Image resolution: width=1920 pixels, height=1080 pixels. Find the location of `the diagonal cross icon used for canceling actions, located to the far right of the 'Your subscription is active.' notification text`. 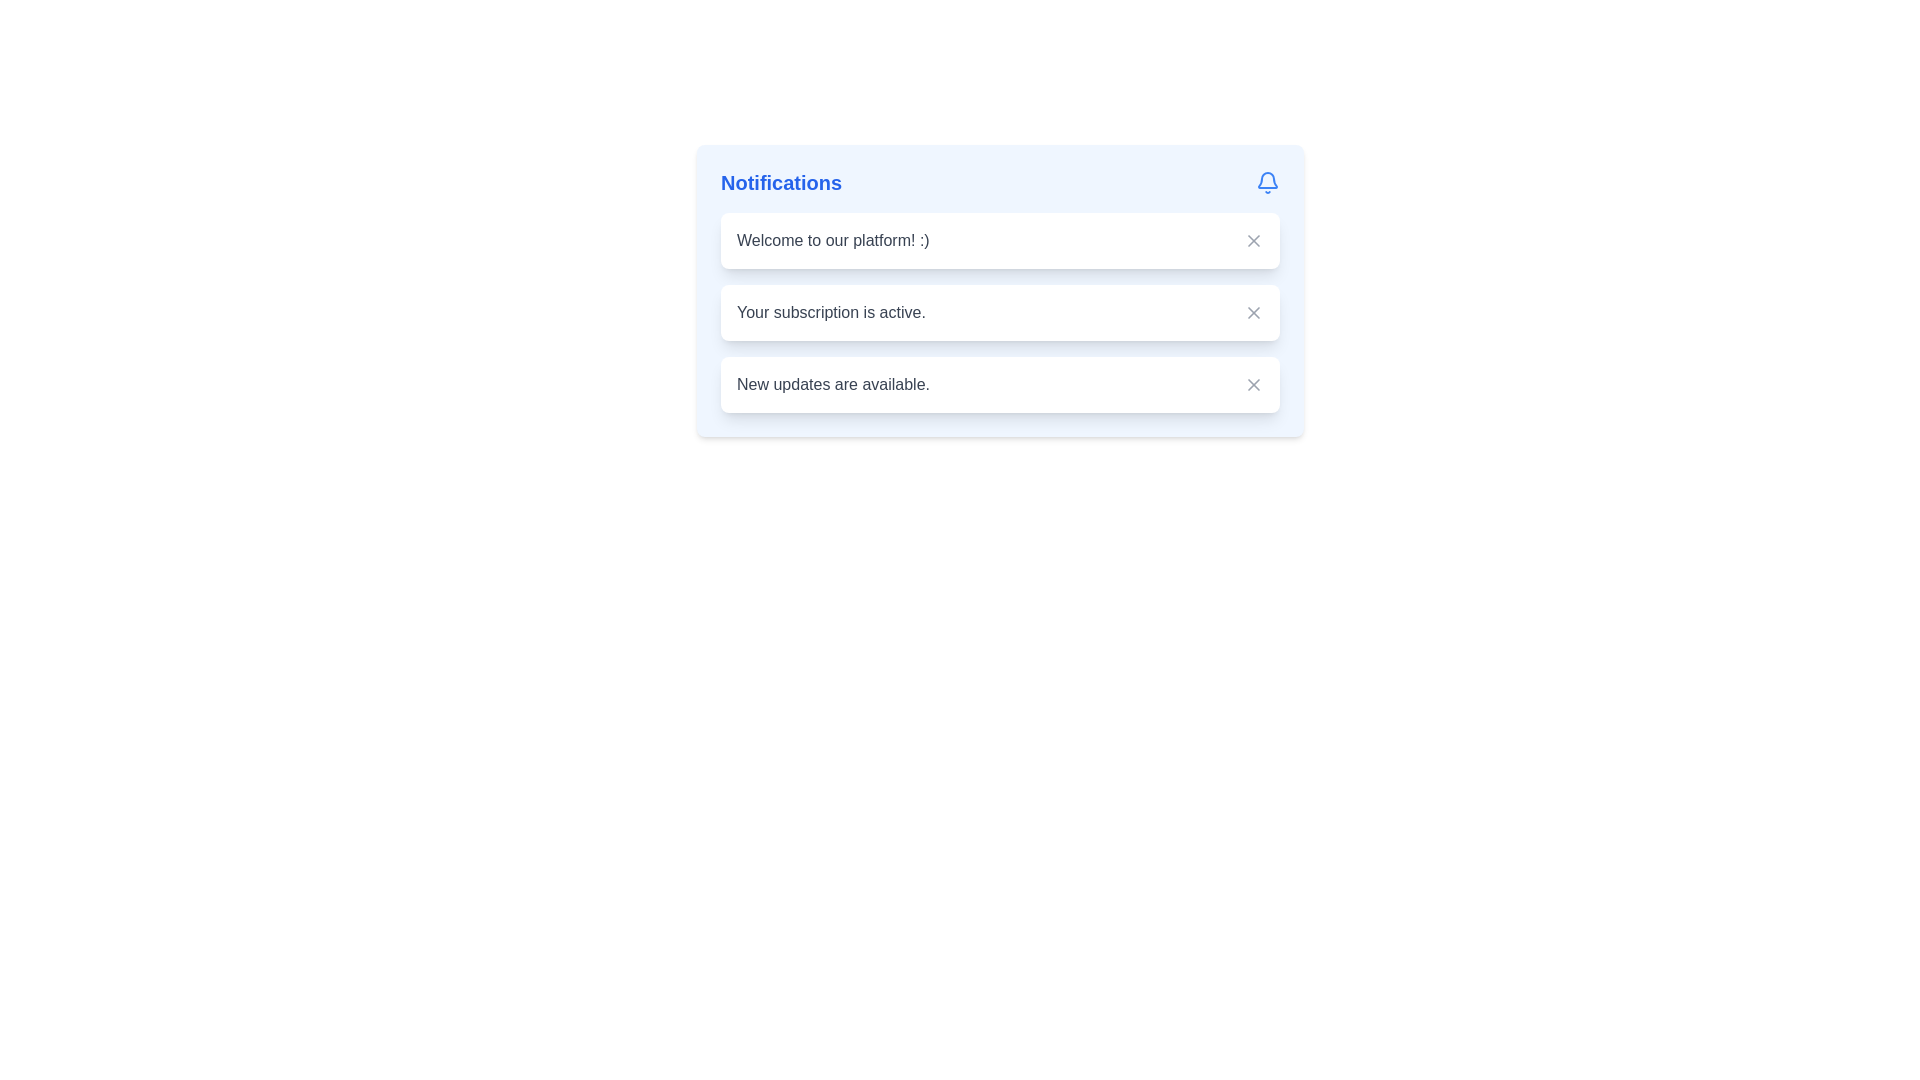

the diagonal cross icon used for canceling actions, located to the far right of the 'Your subscription is active.' notification text is located at coordinates (1252, 312).